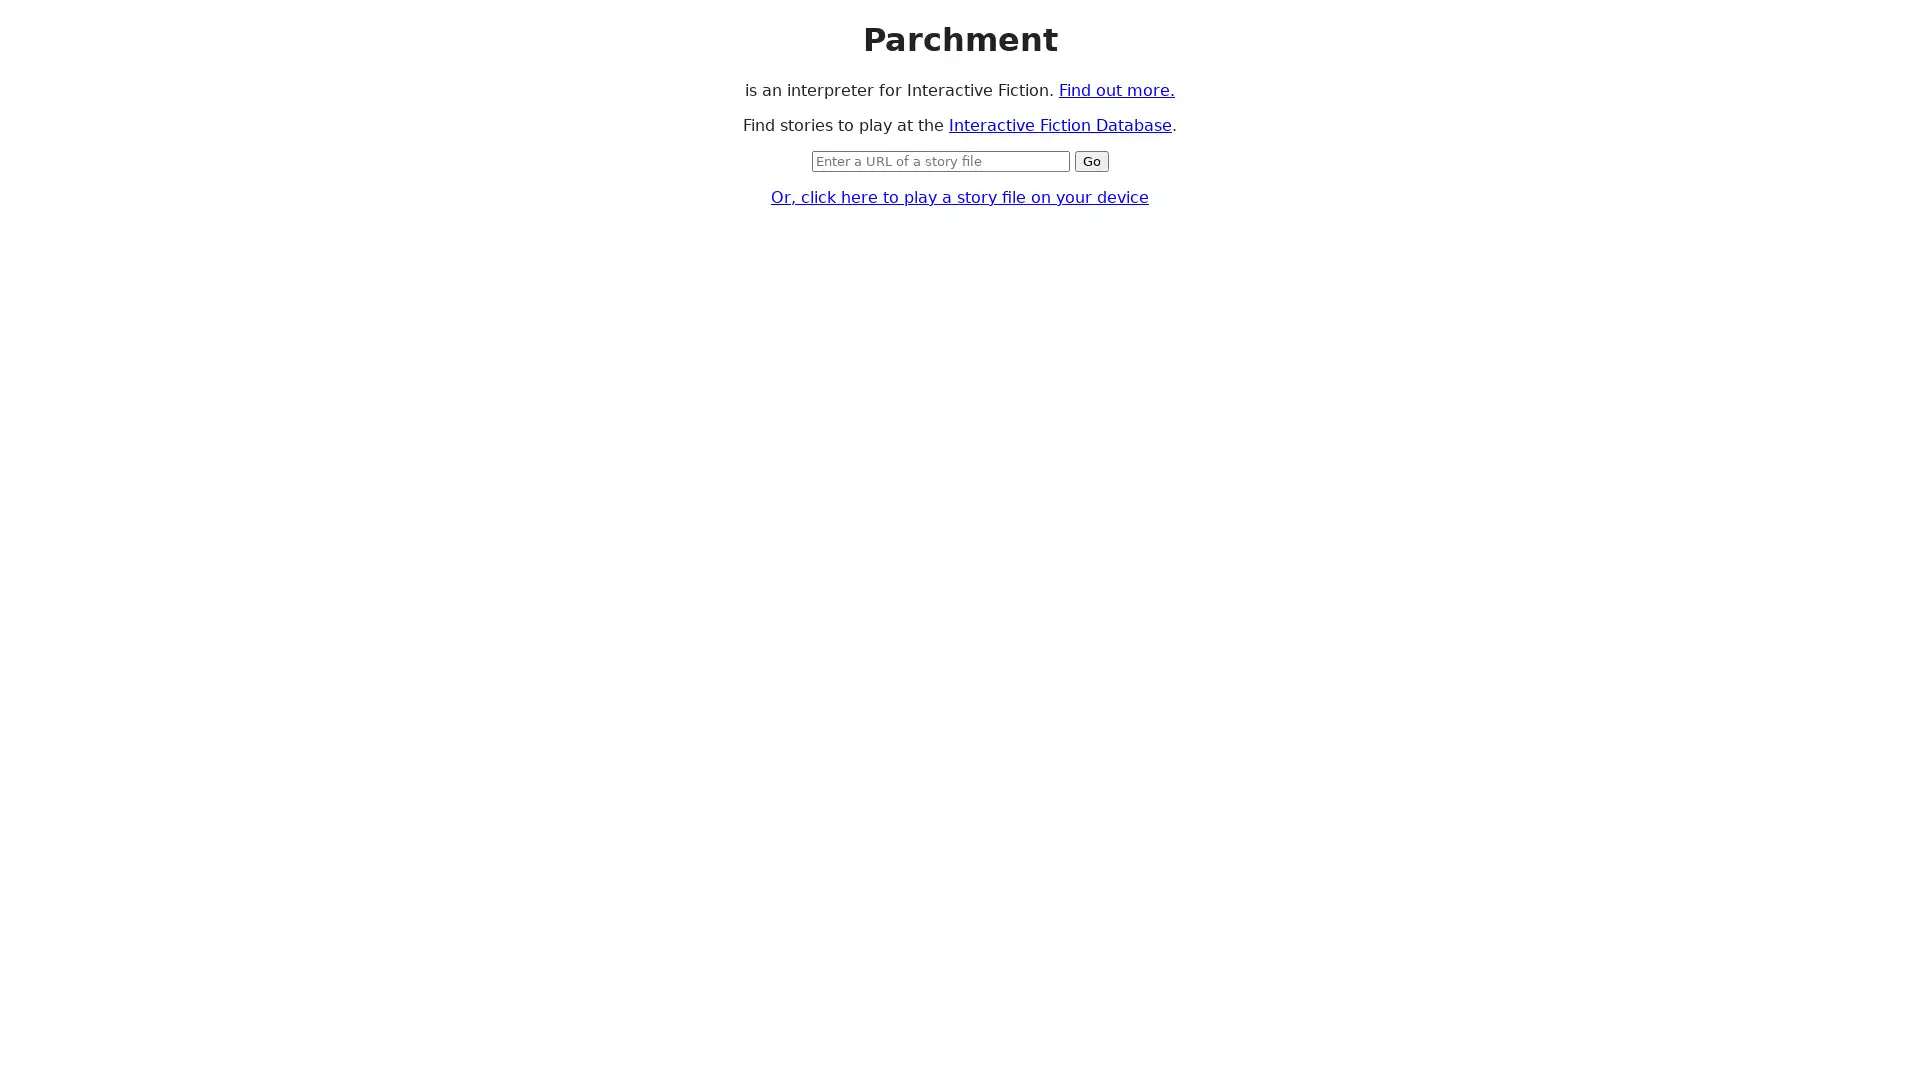 Image resolution: width=1920 pixels, height=1080 pixels. Describe the element at coordinates (1089, 159) in the screenshot. I see `Go` at that location.